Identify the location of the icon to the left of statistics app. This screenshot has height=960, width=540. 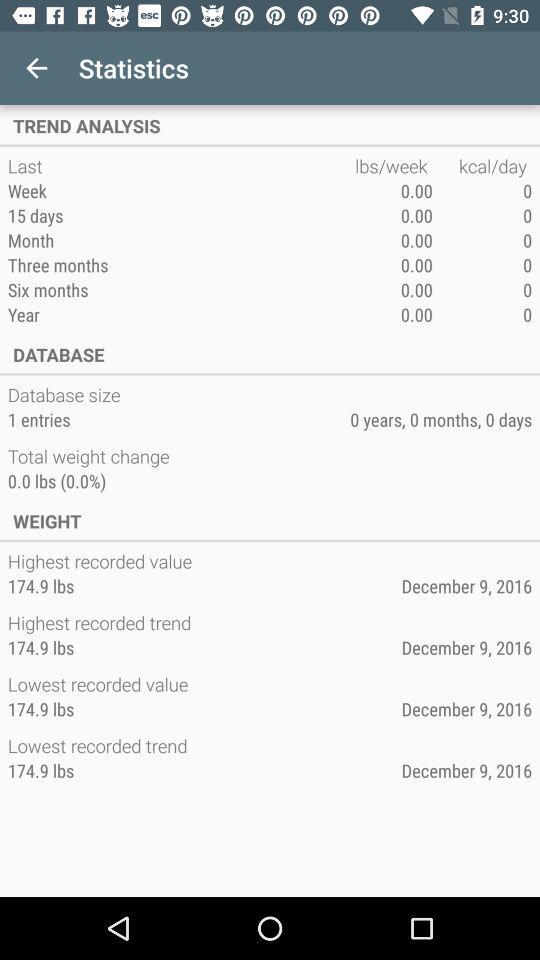
(36, 68).